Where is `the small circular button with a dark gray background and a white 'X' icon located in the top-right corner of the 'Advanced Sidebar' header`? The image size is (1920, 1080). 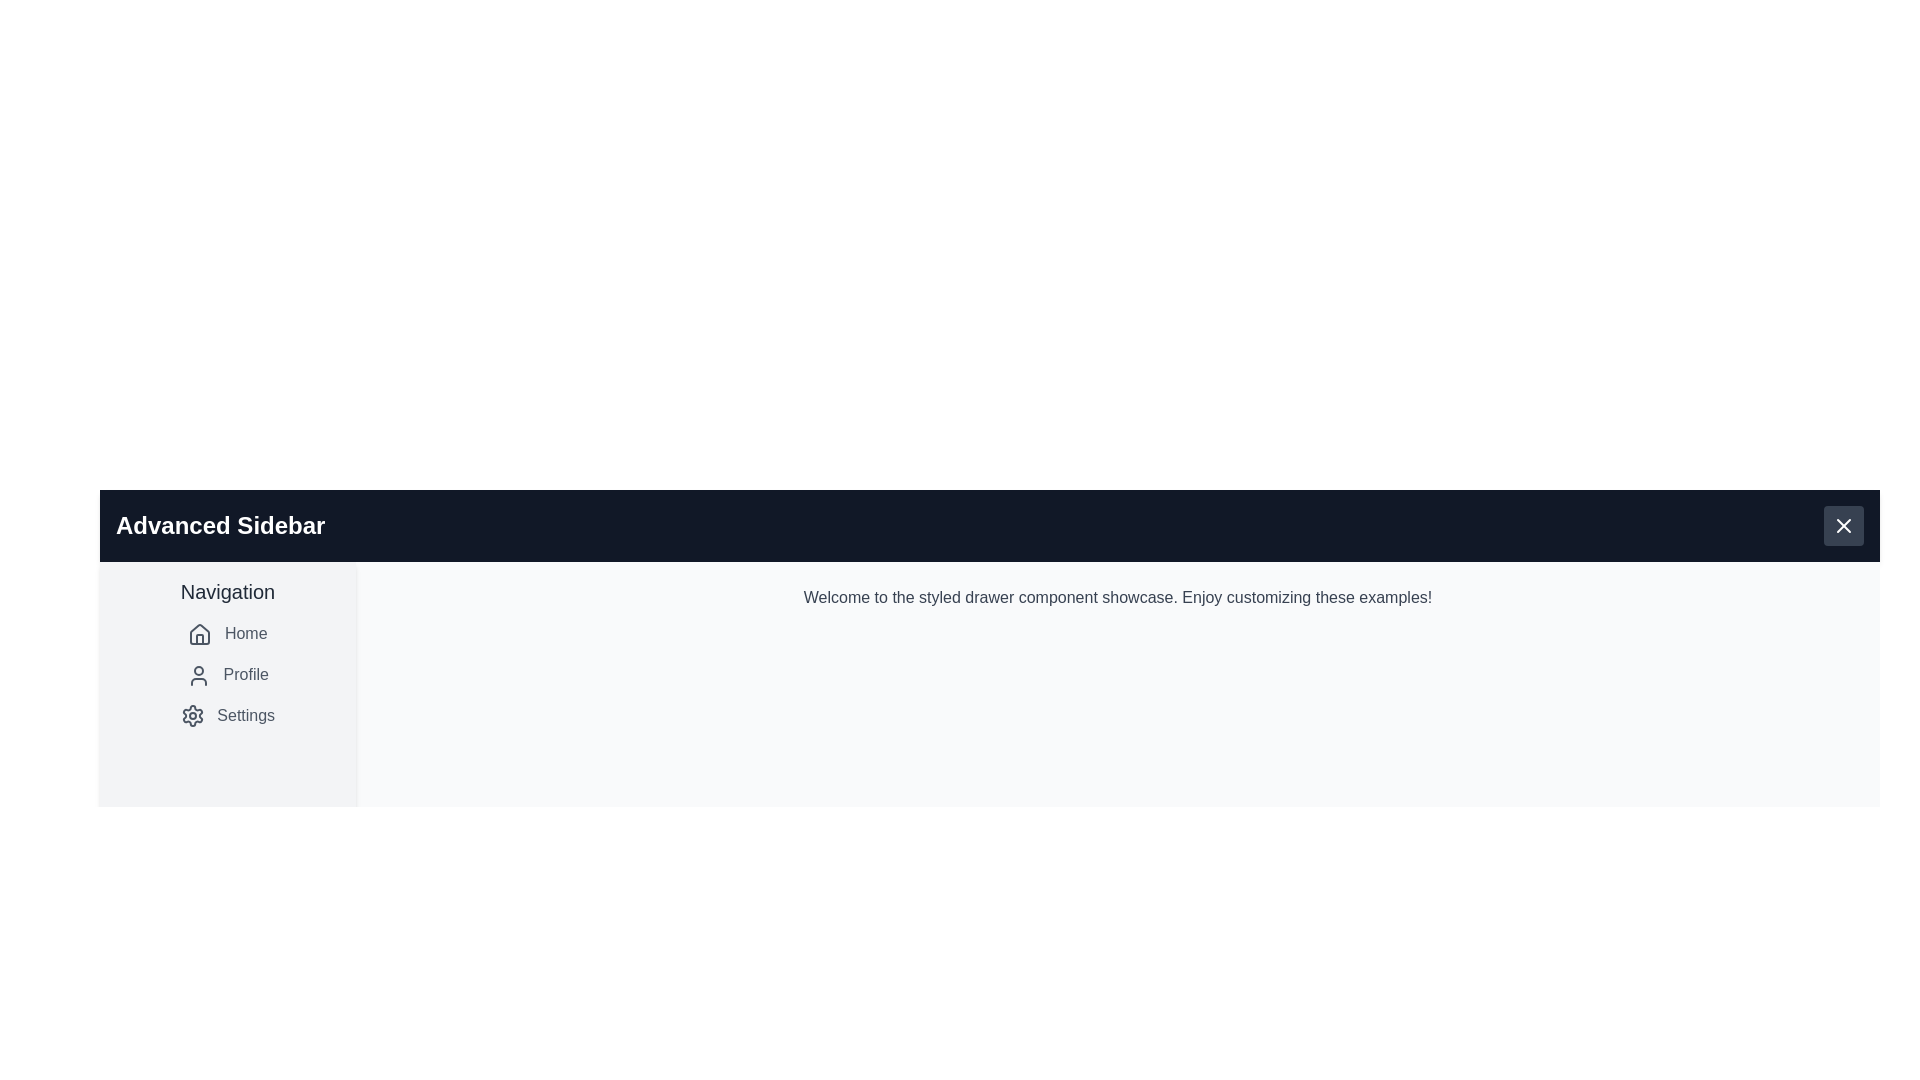
the small circular button with a dark gray background and a white 'X' icon located in the top-right corner of the 'Advanced Sidebar' header is located at coordinates (1842, 524).